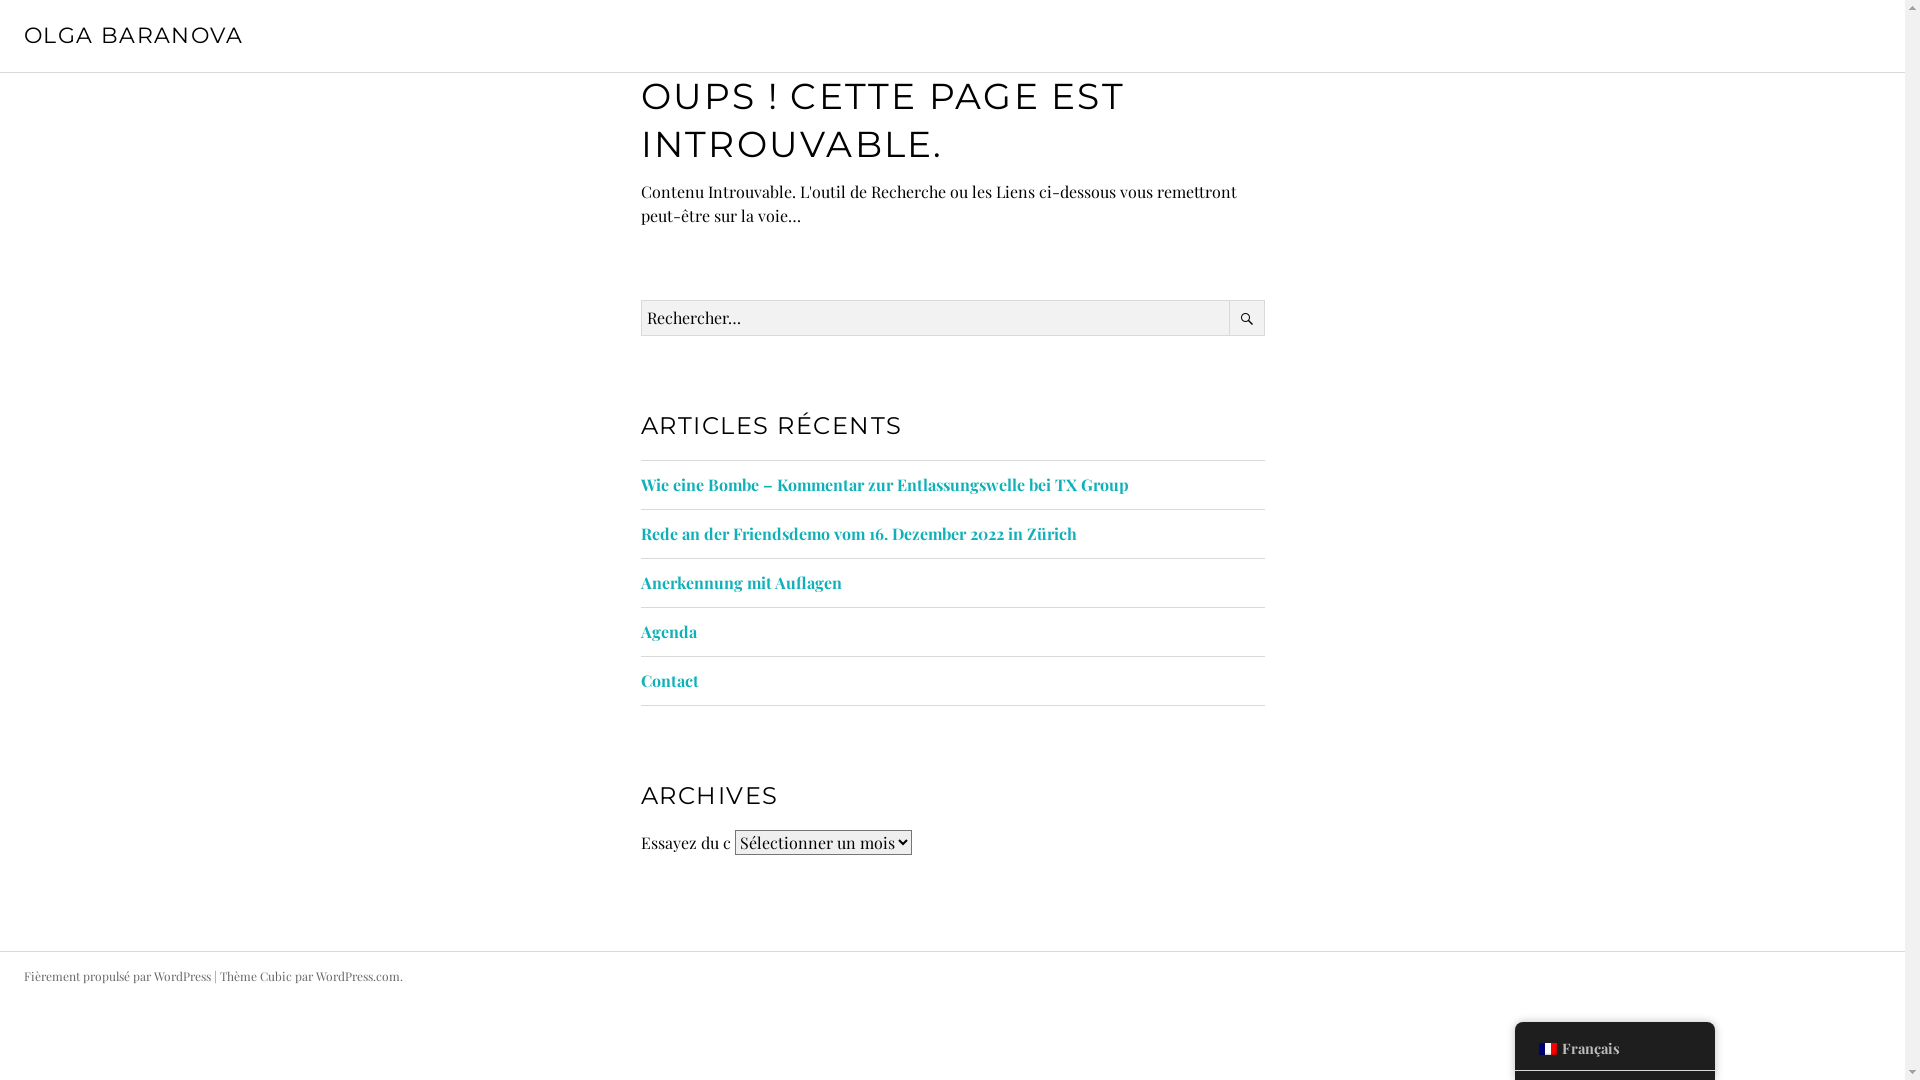 The image size is (1920, 1080). What do you see at coordinates (1245, 316) in the screenshot?
I see `'Rechercher'` at bounding box center [1245, 316].